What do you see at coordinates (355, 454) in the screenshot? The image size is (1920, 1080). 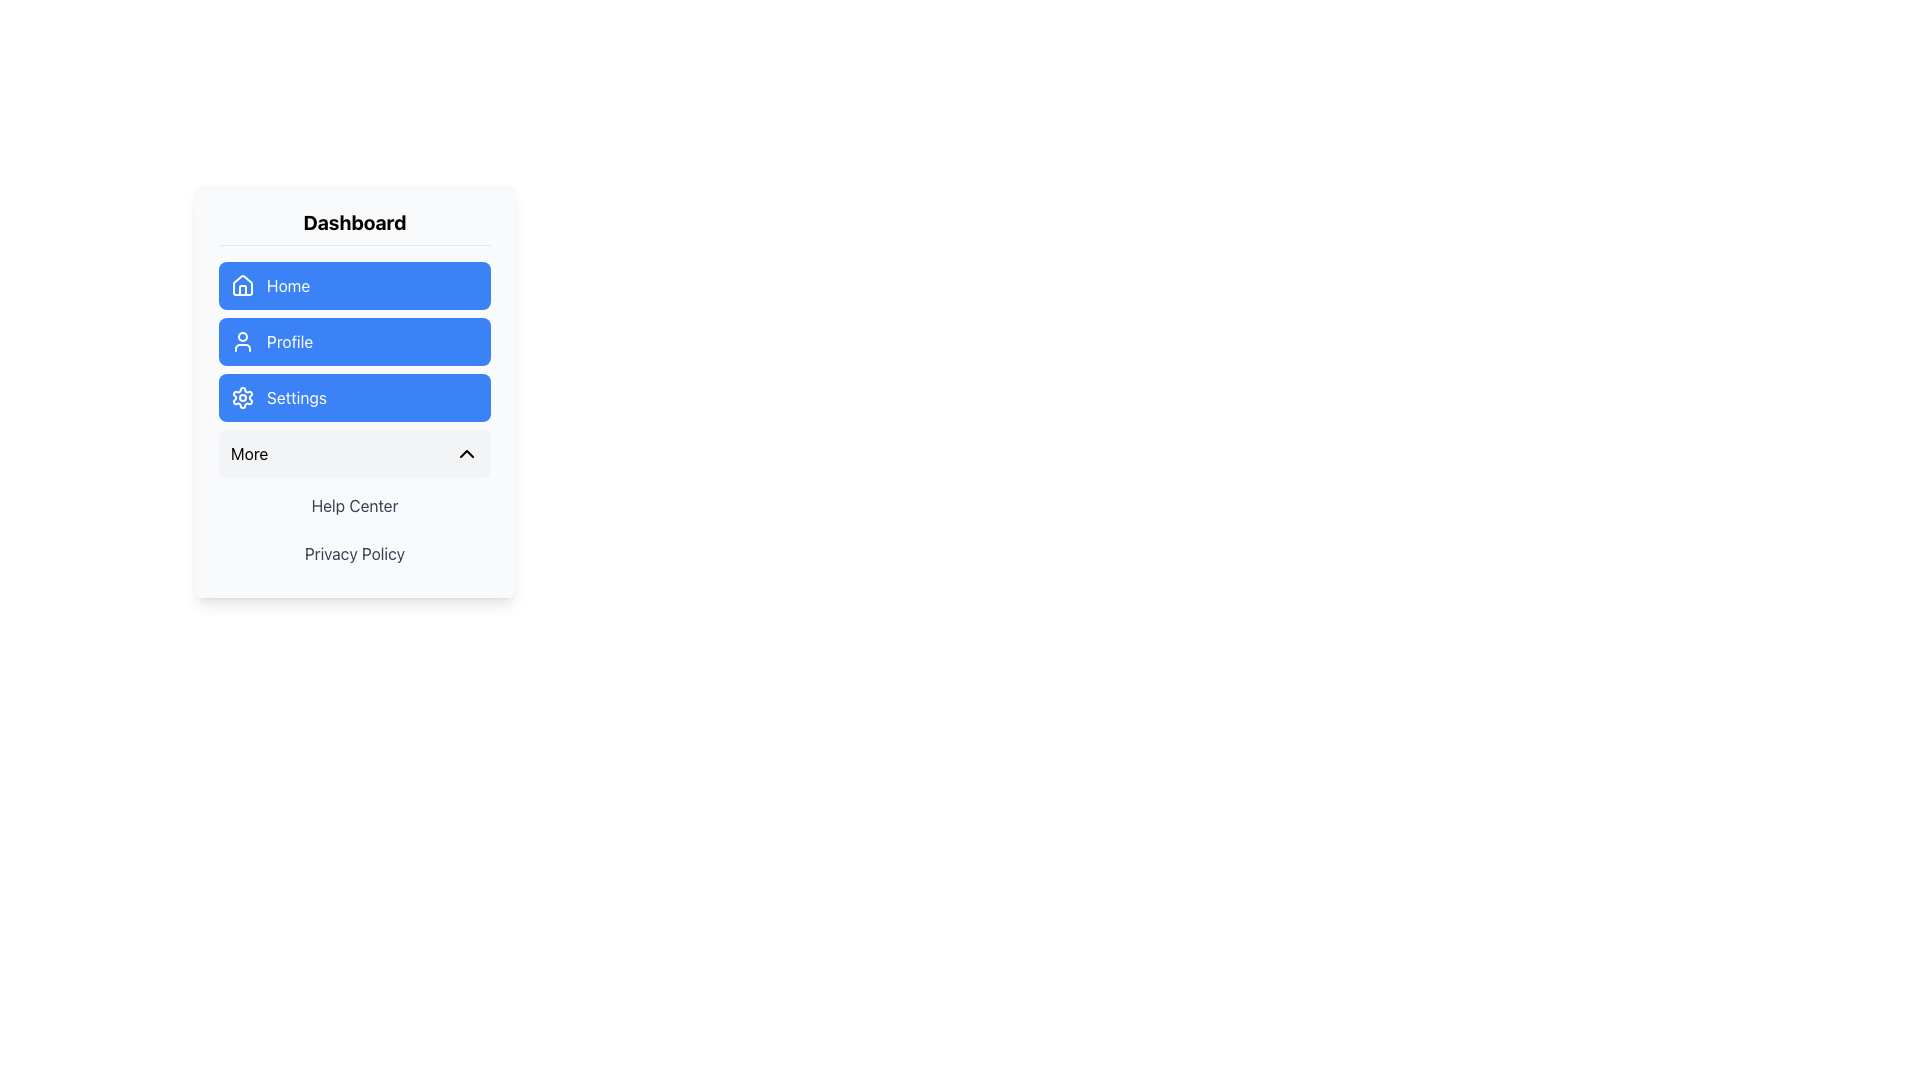 I see `the Expandable button located below the 'Settings' button and above the 'Help Center' and 'Privacy Policy' links` at bounding box center [355, 454].